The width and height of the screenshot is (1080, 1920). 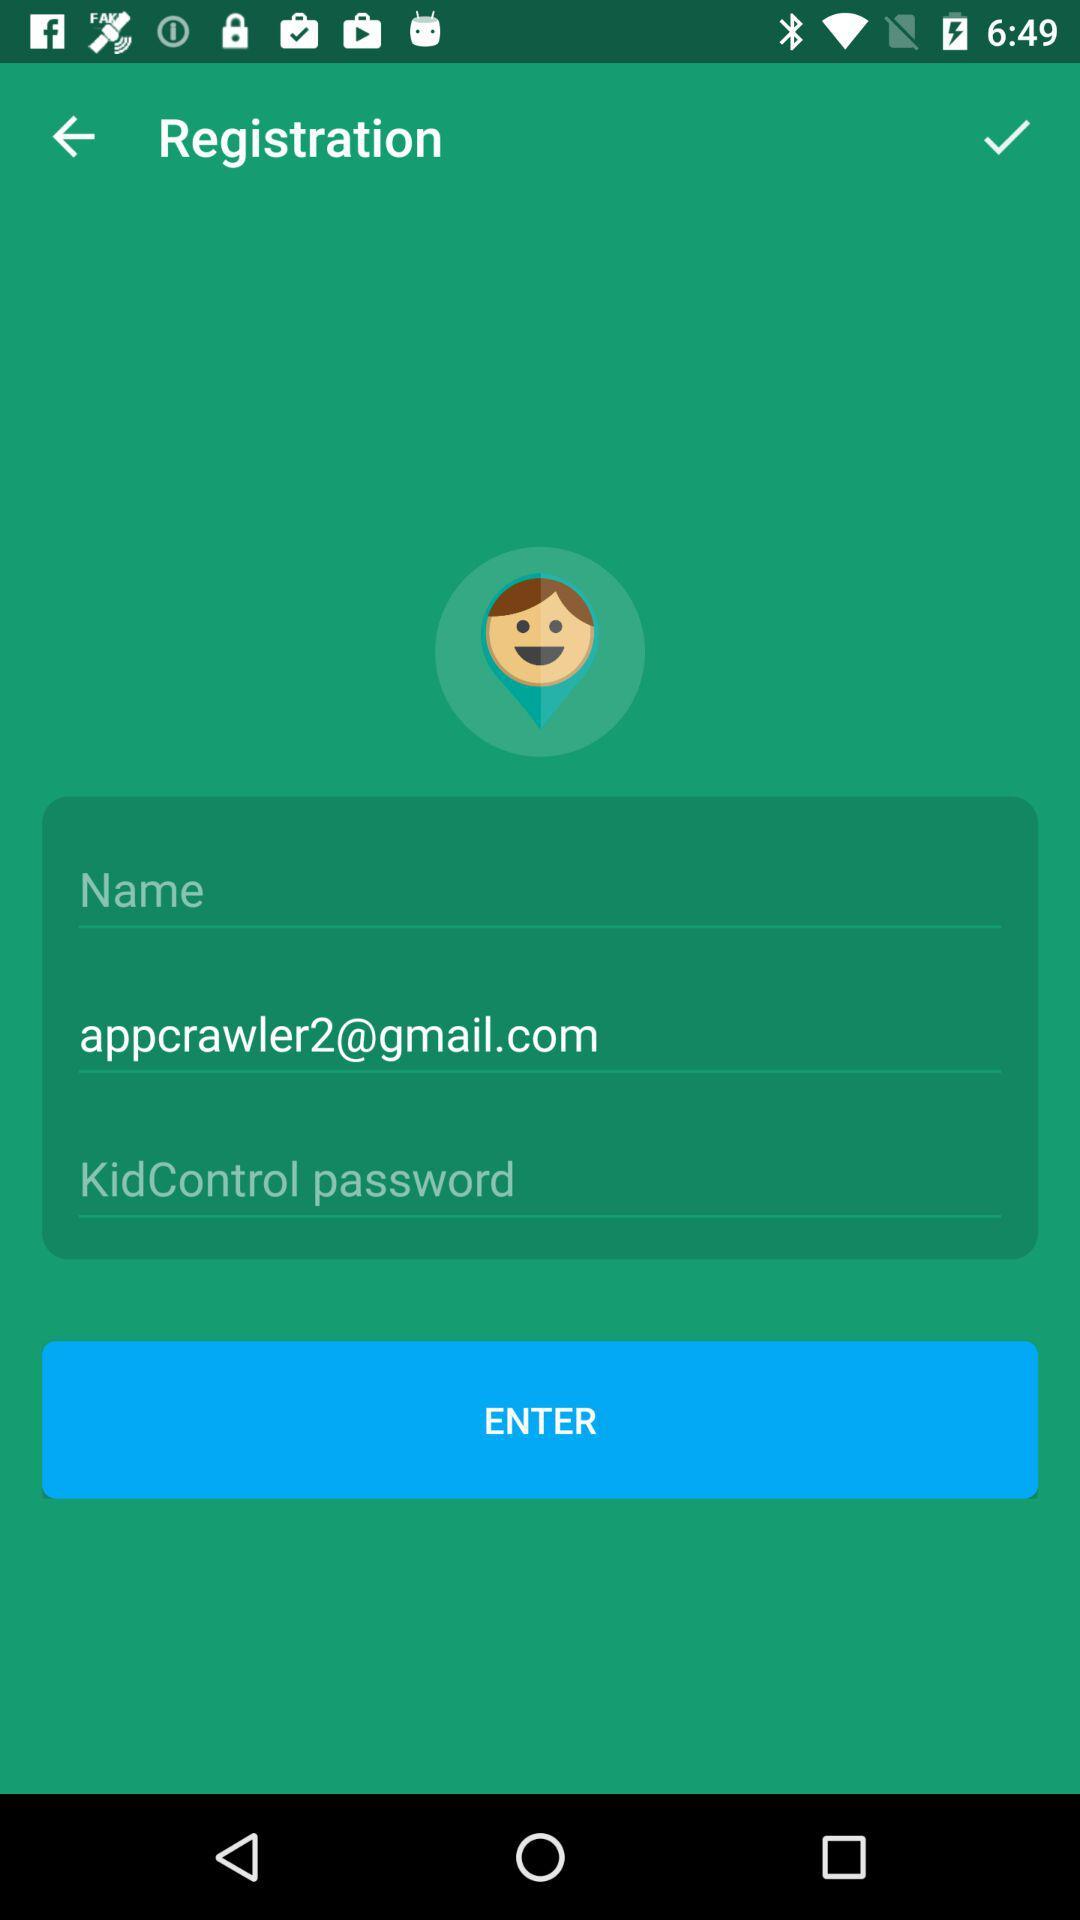 I want to click on name to register, so click(x=540, y=888).